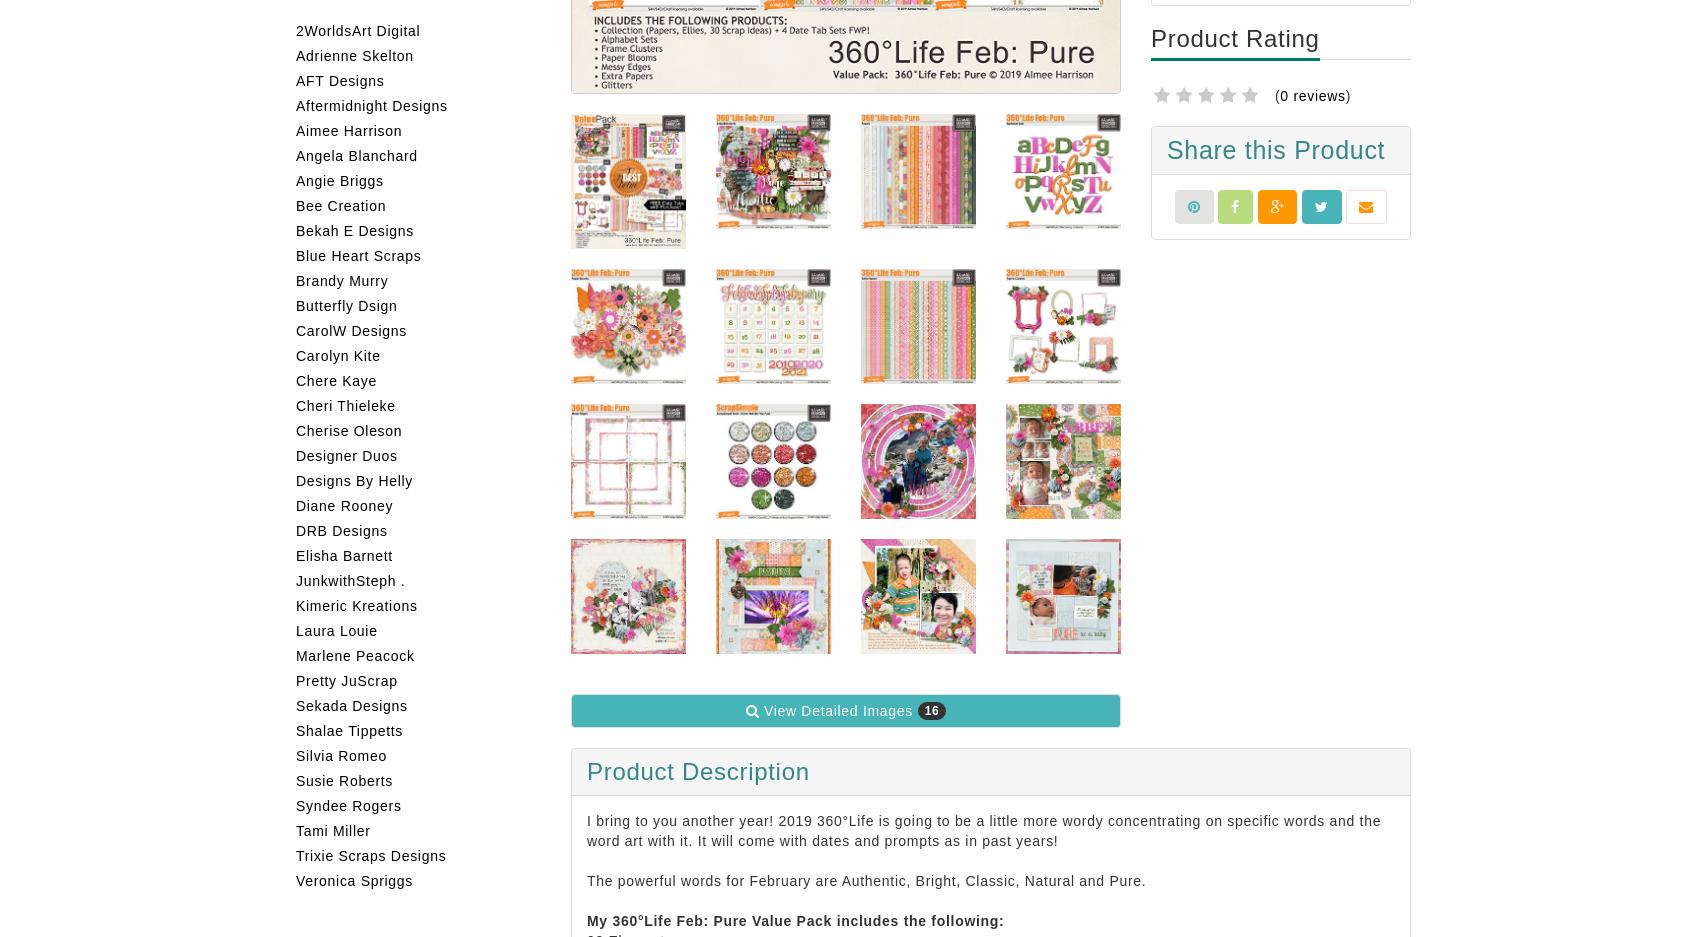 This screenshot has height=937, width=1692. I want to click on 'Trixie Scraps Designs', so click(371, 855).